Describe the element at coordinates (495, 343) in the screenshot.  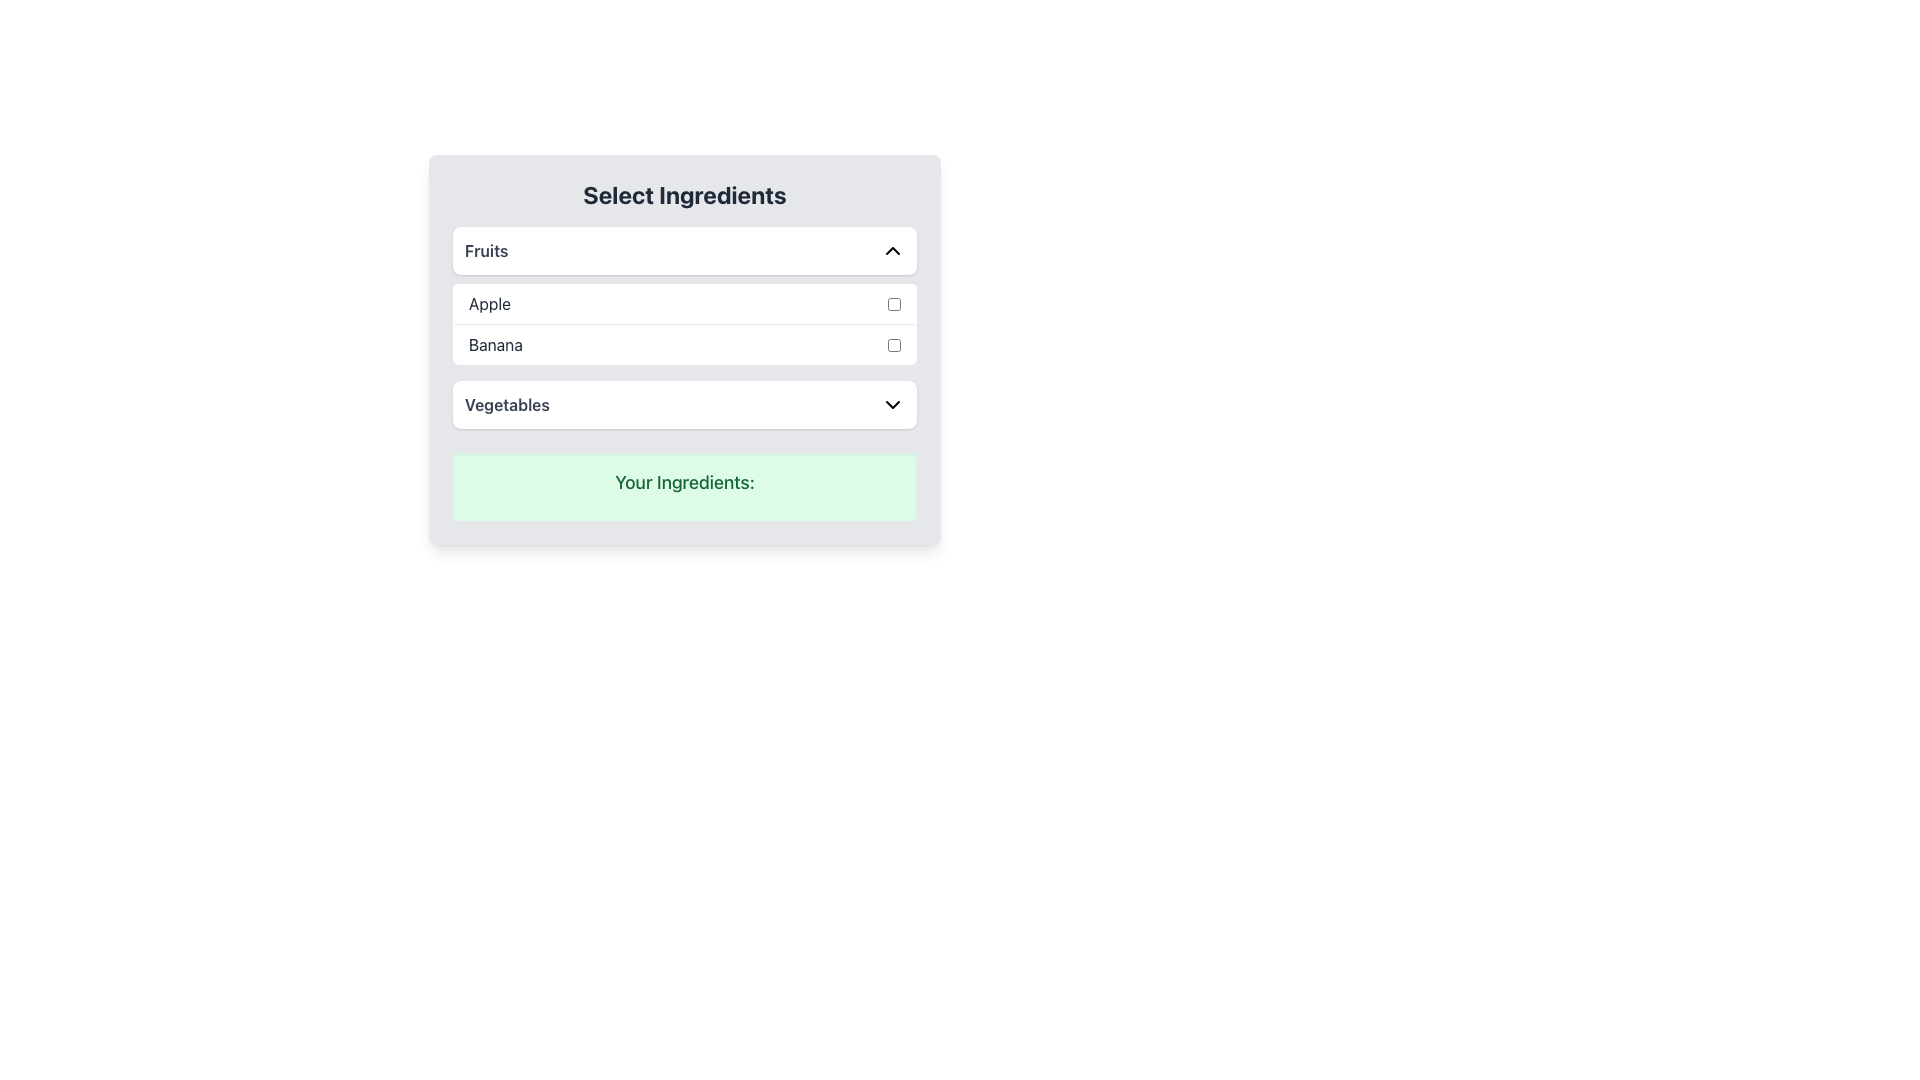
I see `the text label displaying 'Banana', which is styled in bold dark gray and is located under the 'Apple' label in the 'Fruits' section` at that location.